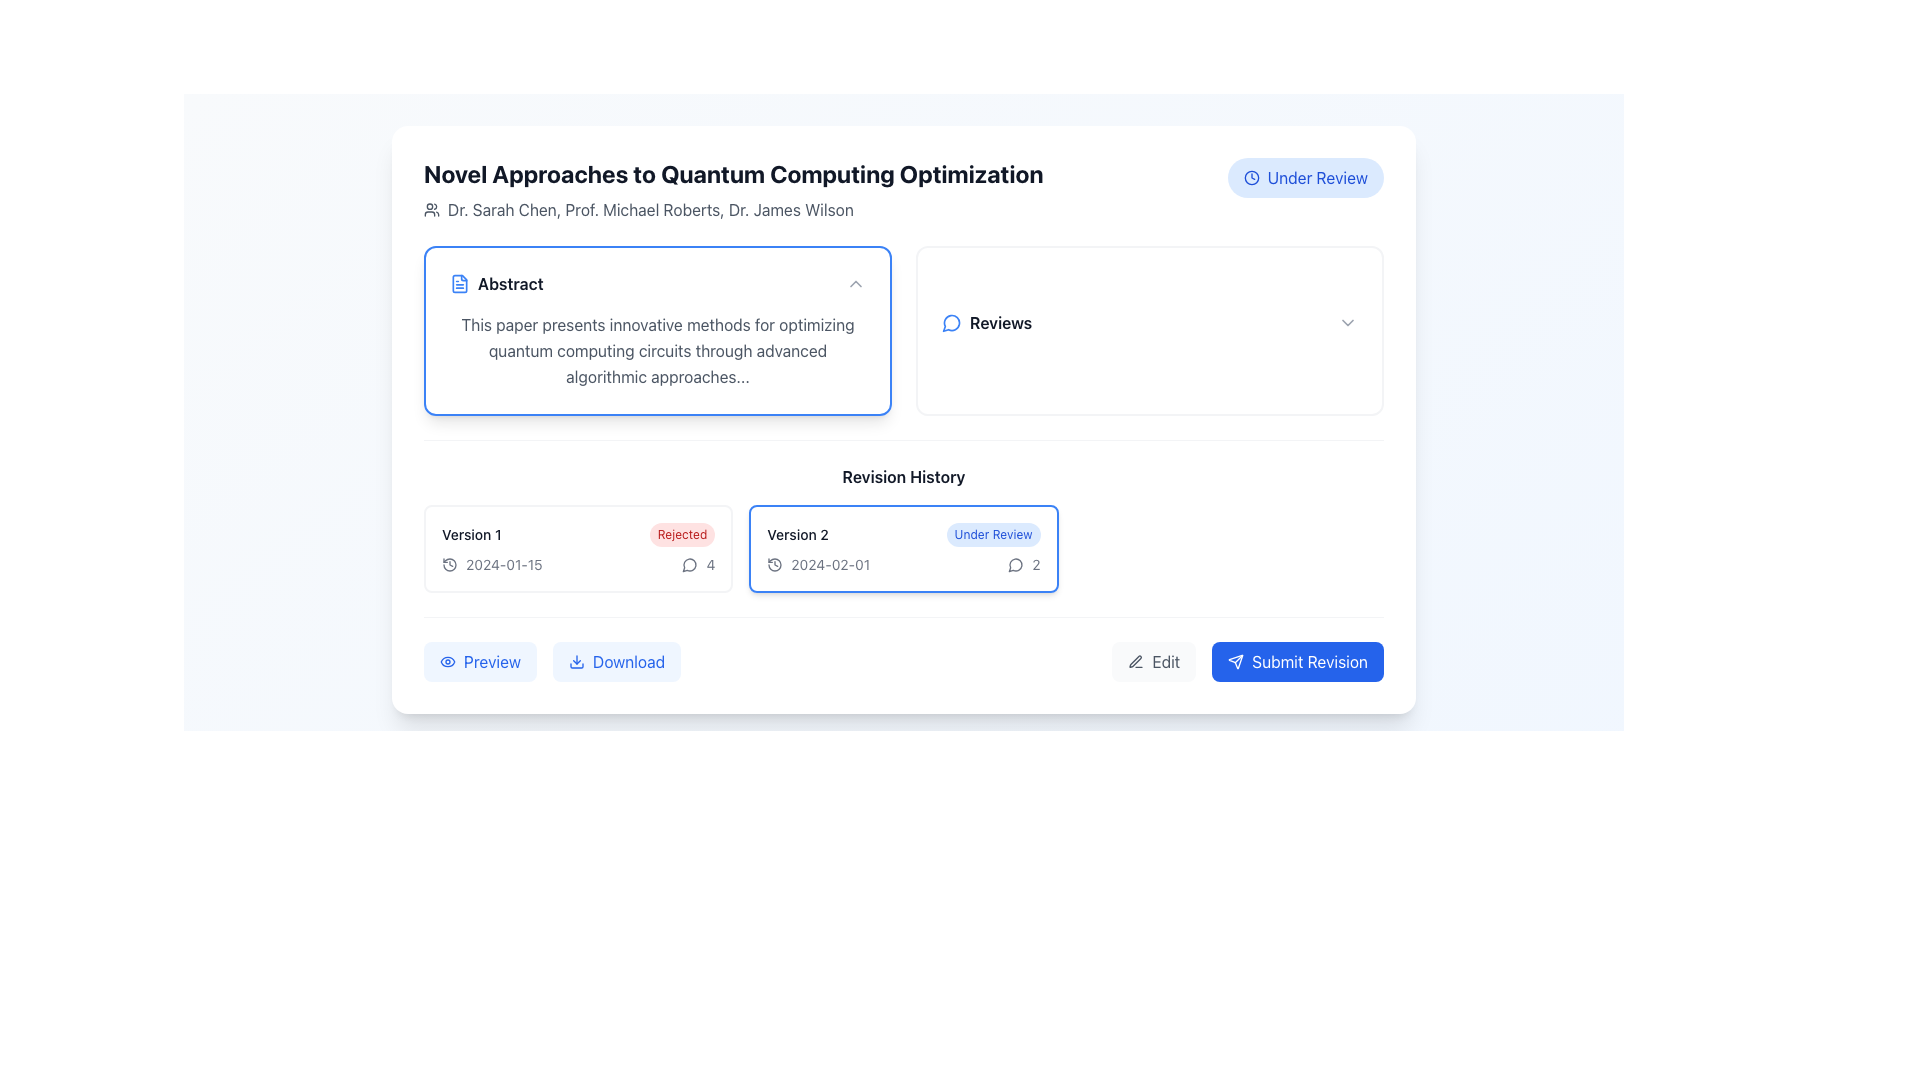  I want to click on the edit icon located to the left of the 'Edit' text in the lower-right section of the interface, so click(1136, 662).